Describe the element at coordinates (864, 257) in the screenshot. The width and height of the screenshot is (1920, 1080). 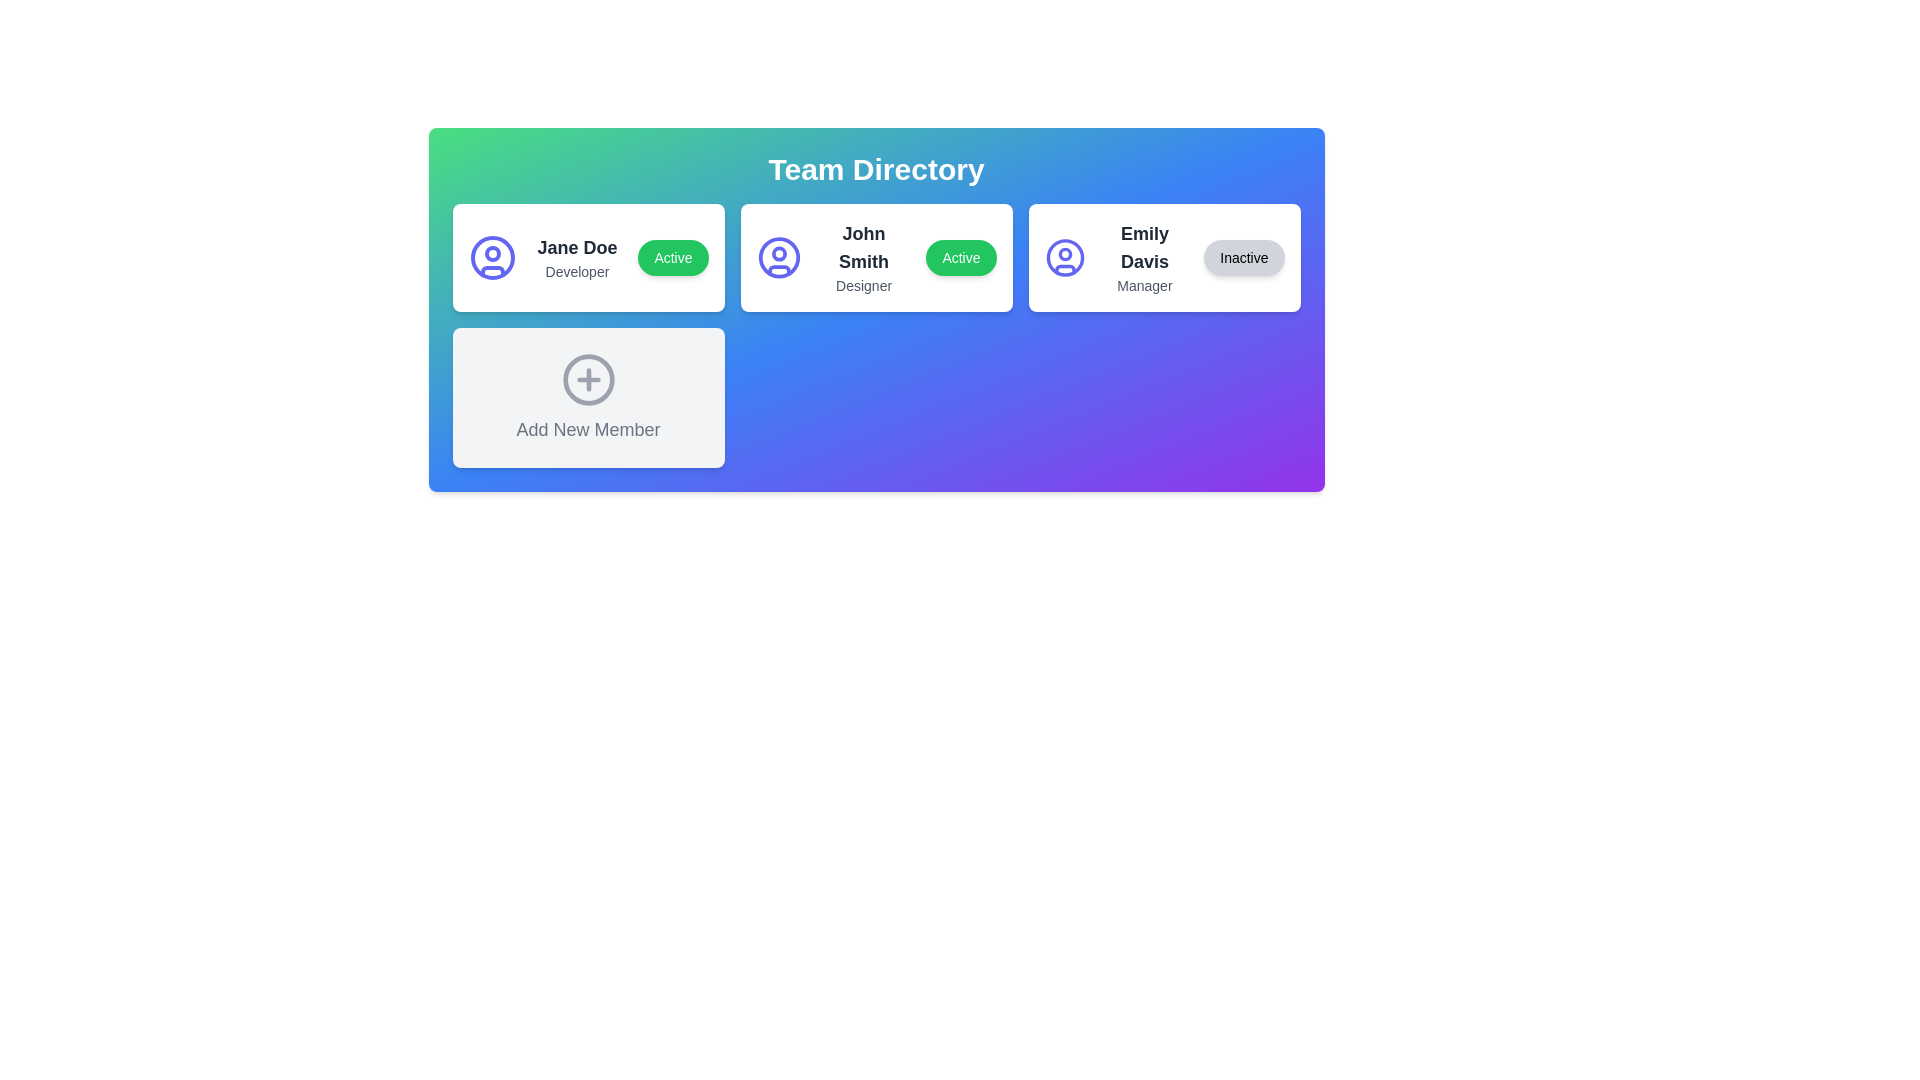
I see `the Text Label displaying the name 'John Smith' in bold and the role 'Designer' in a smaller font, which is located in the second card of the team directory view` at that location.